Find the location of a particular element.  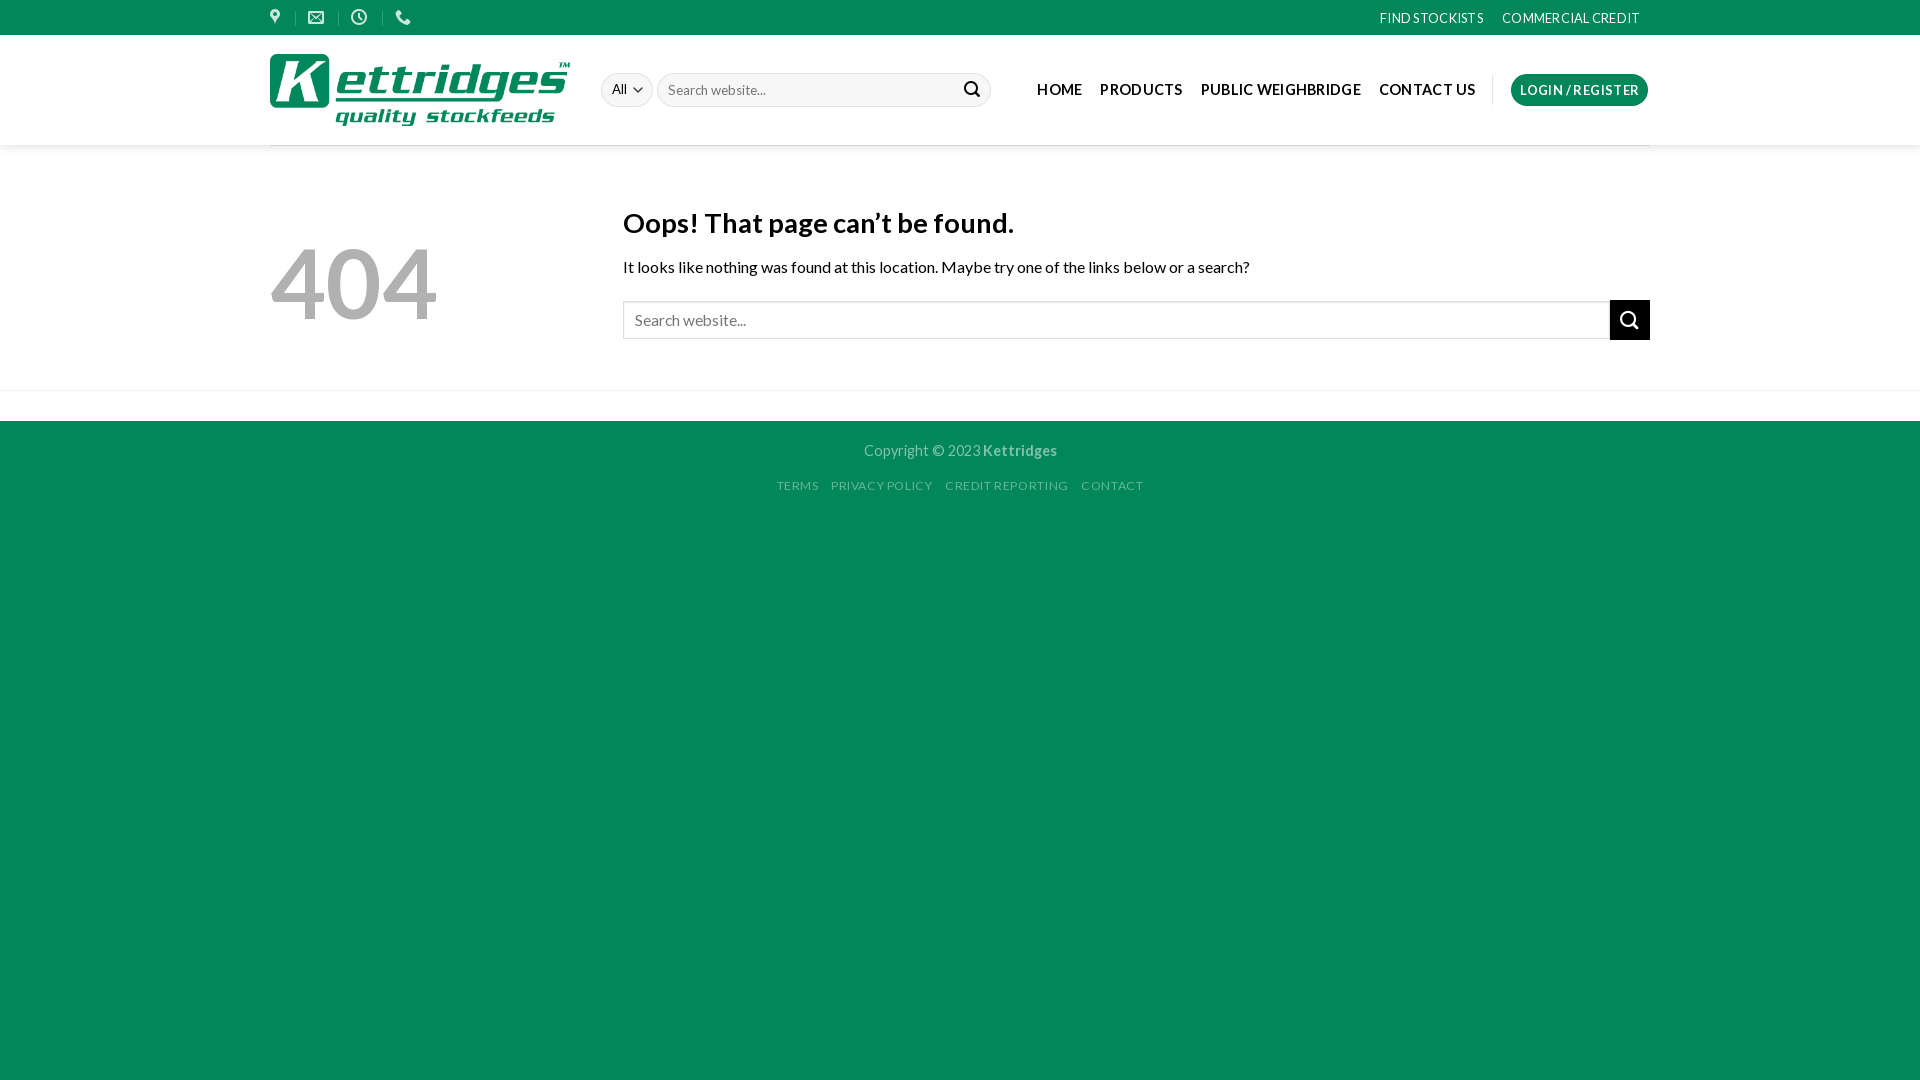

'Monday to Friday 8am - 4pm ' is located at coordinates (350, 17).